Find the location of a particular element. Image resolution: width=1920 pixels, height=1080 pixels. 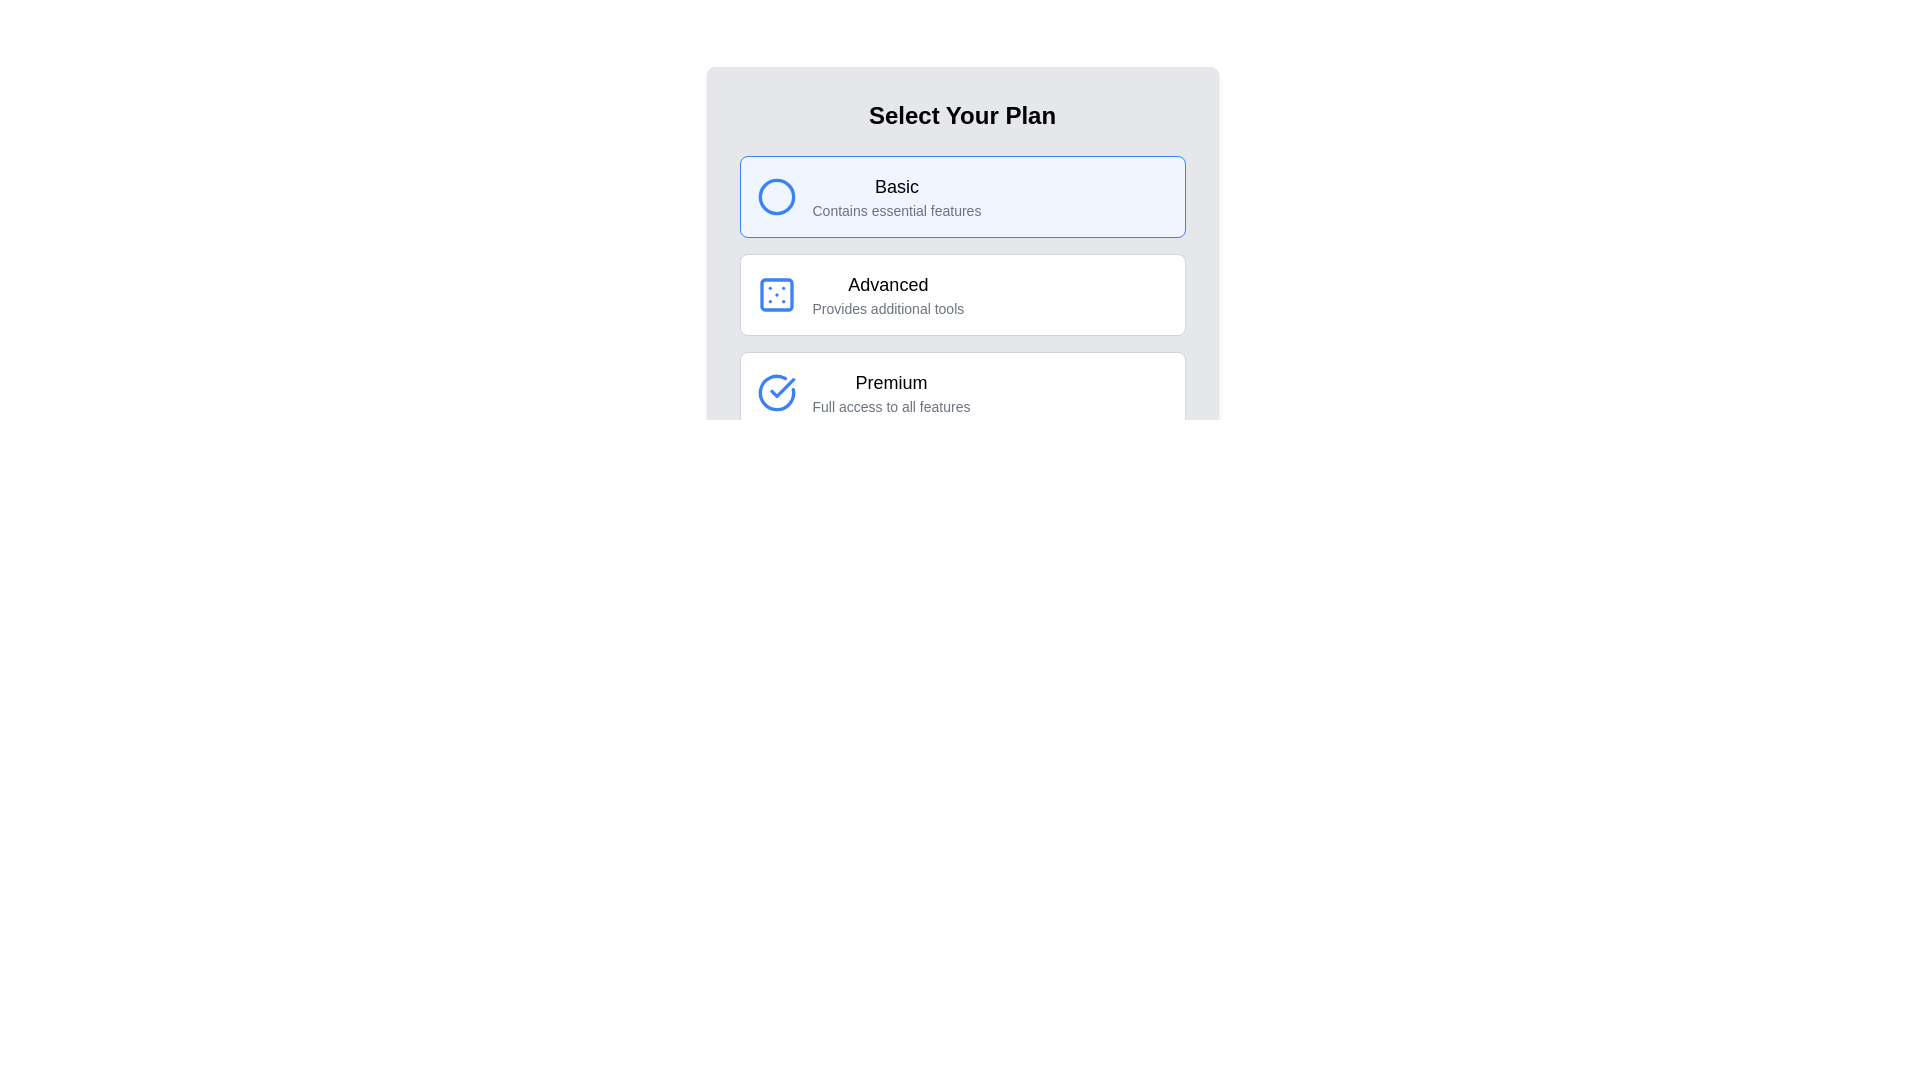

heading text that displays 'Select Your Plan', which is a bold, extra-large, centrally aligned title located at the top of the selection options for different plans is located at coordinates (962, 115).